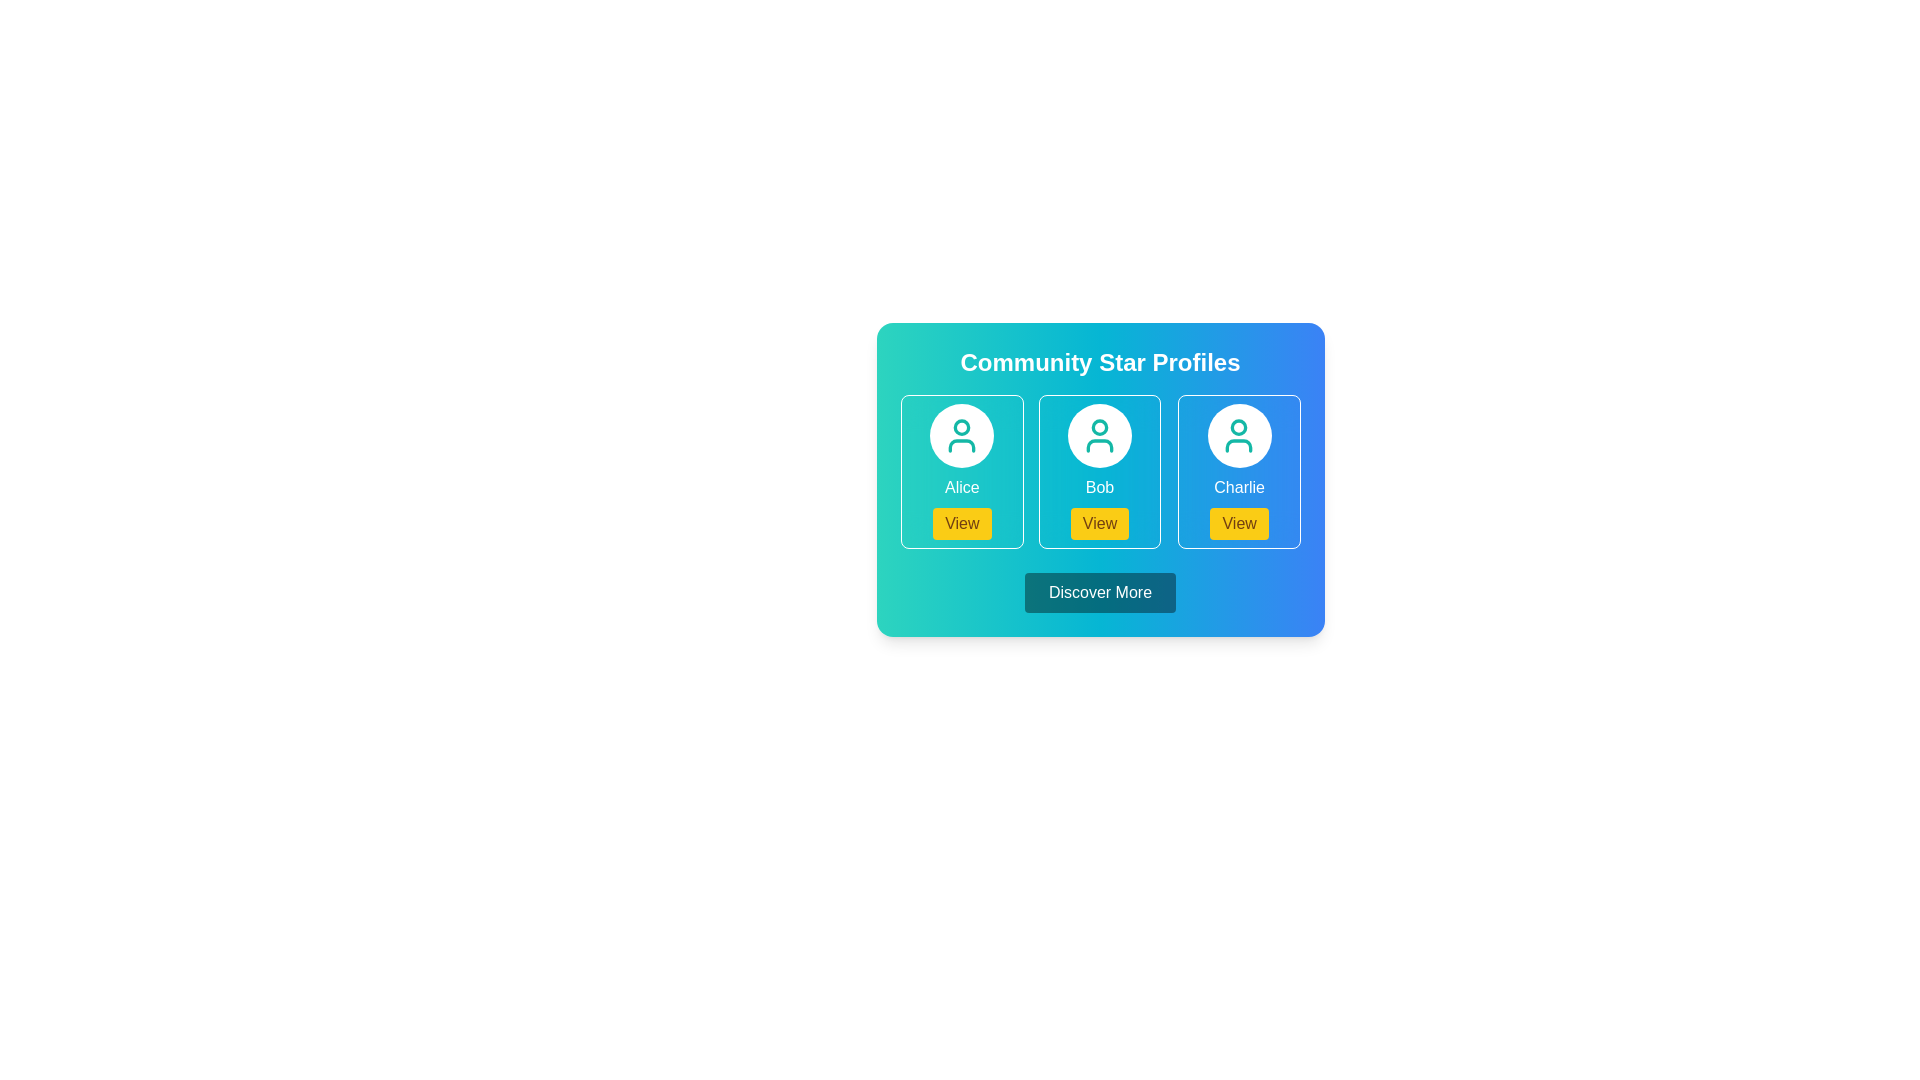 Image resolution: width=1920 pixels, height=1080 pixels. Describe the element at coordinates (1099, 434) in the screenshot. I see `the user silhouette icon displayed in teal color, which is centered within a circular white background in the profile box labeled 'Bob'` at that location.